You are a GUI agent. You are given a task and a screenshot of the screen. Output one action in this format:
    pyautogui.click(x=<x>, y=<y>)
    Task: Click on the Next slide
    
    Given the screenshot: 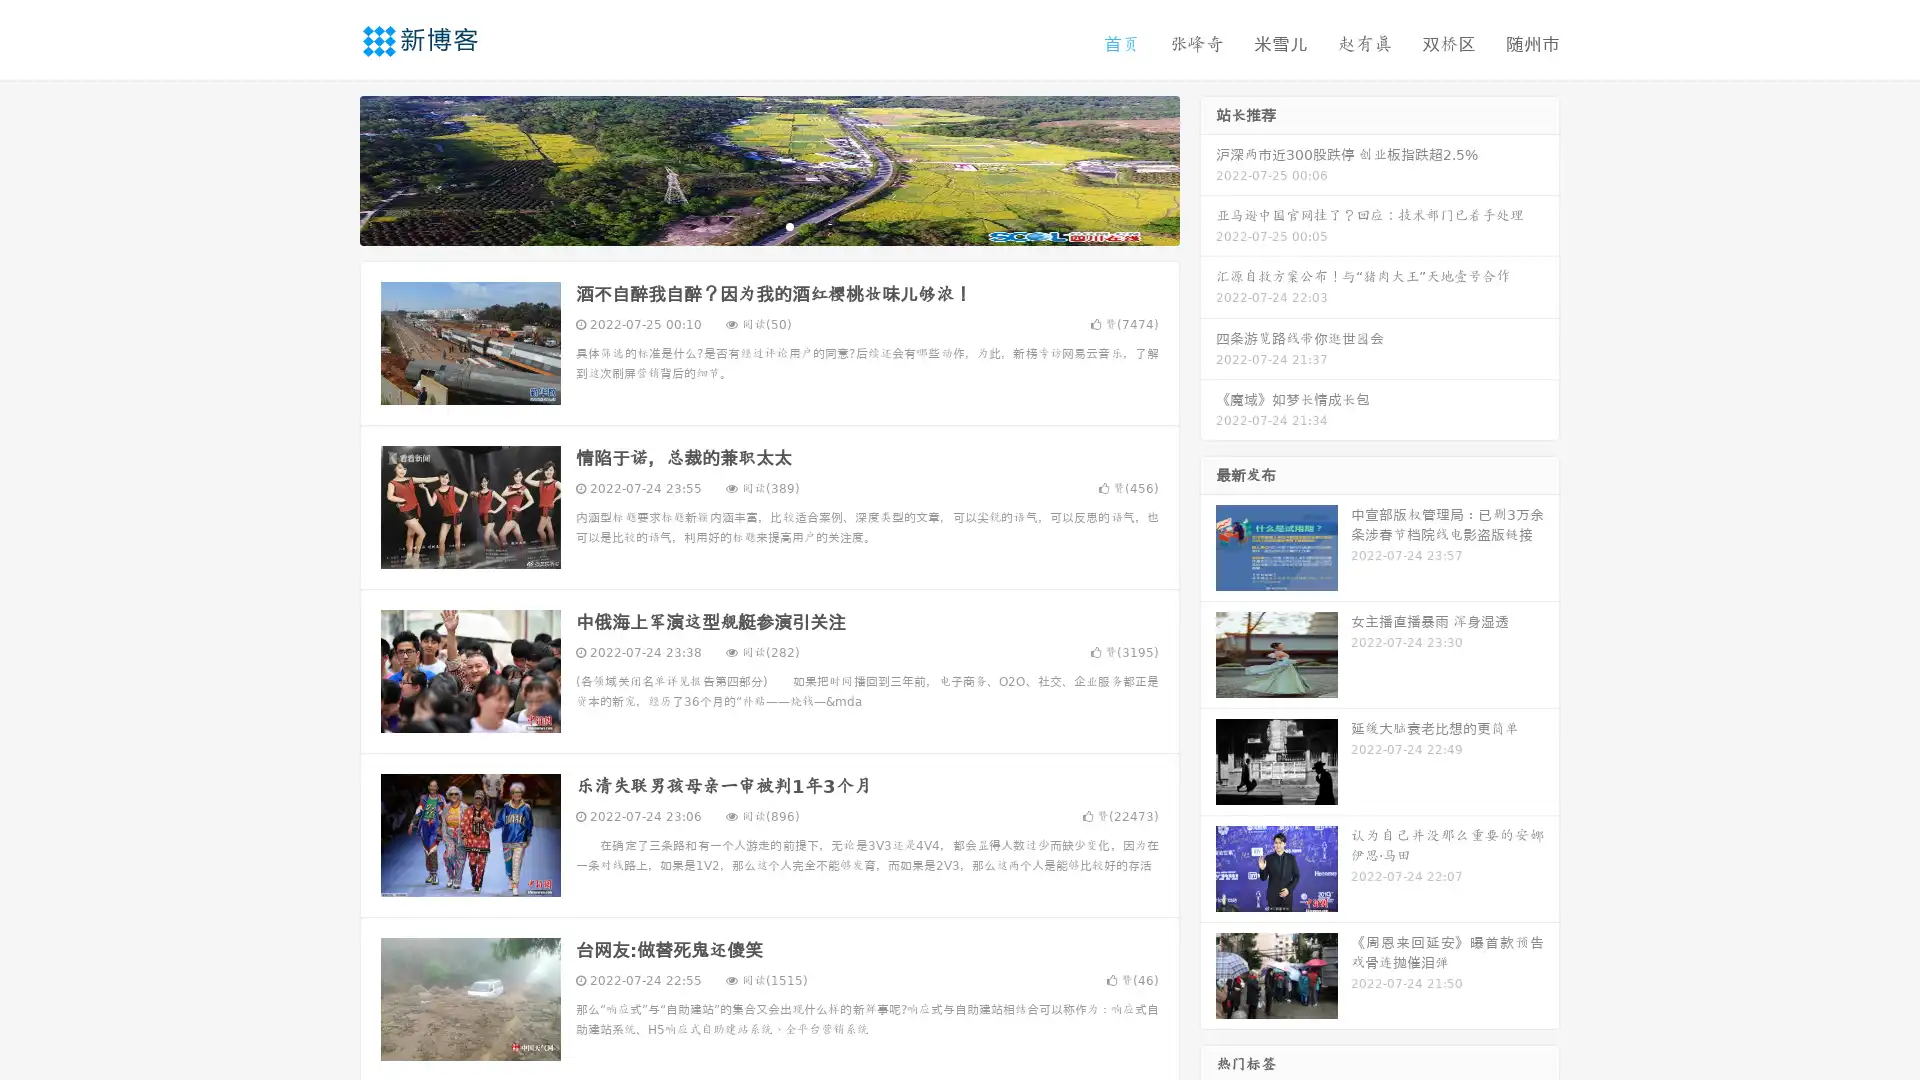 What is the action you would take?
    pyautogui.click(x=1208, y=168)
    